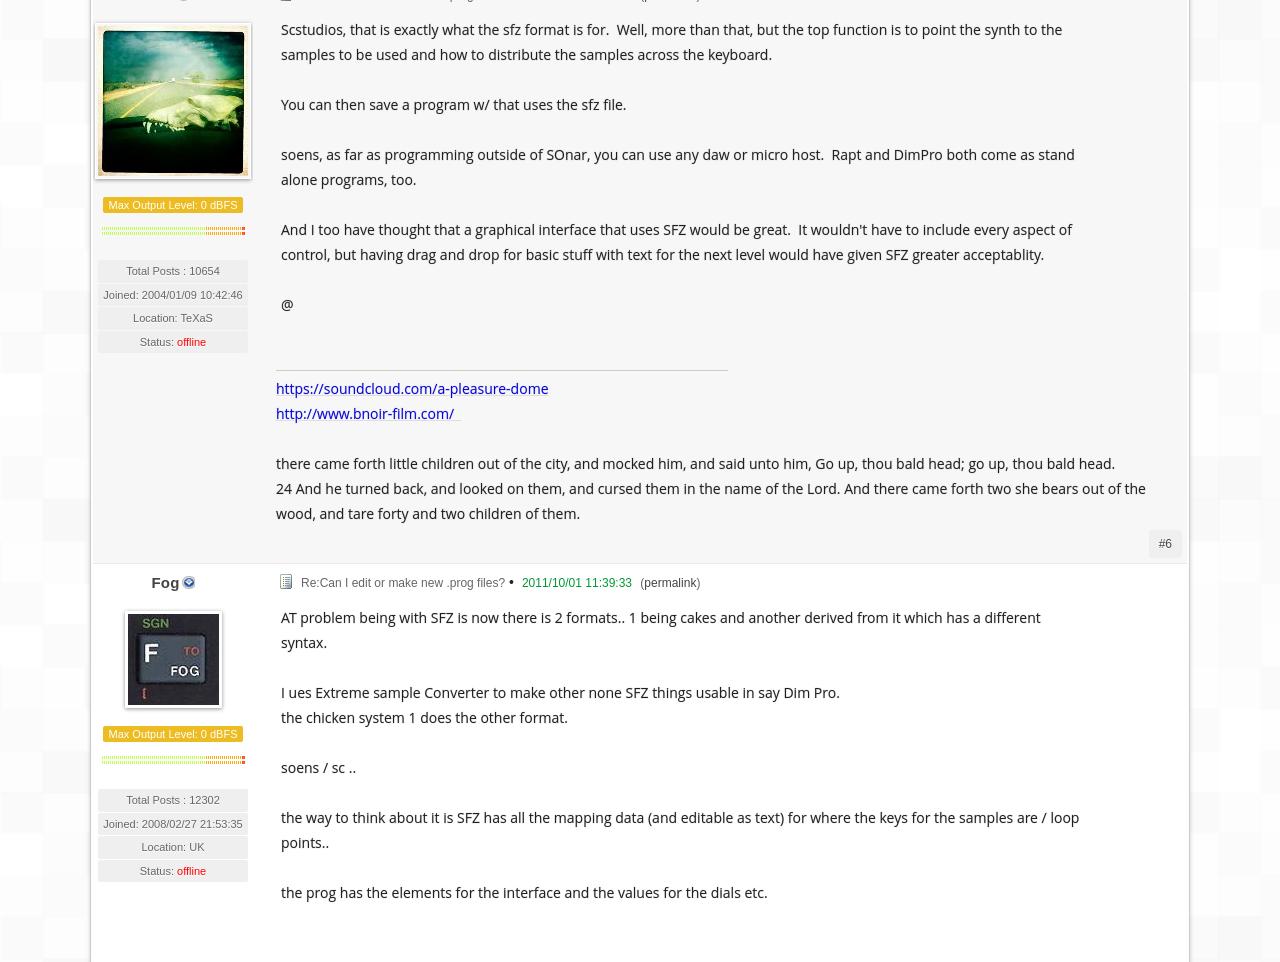 This screenshot has width=1280, height=962. Describe the element at coordinates (172, 317) in the screenshot. I see `'Location: TeXaS'` at that location.